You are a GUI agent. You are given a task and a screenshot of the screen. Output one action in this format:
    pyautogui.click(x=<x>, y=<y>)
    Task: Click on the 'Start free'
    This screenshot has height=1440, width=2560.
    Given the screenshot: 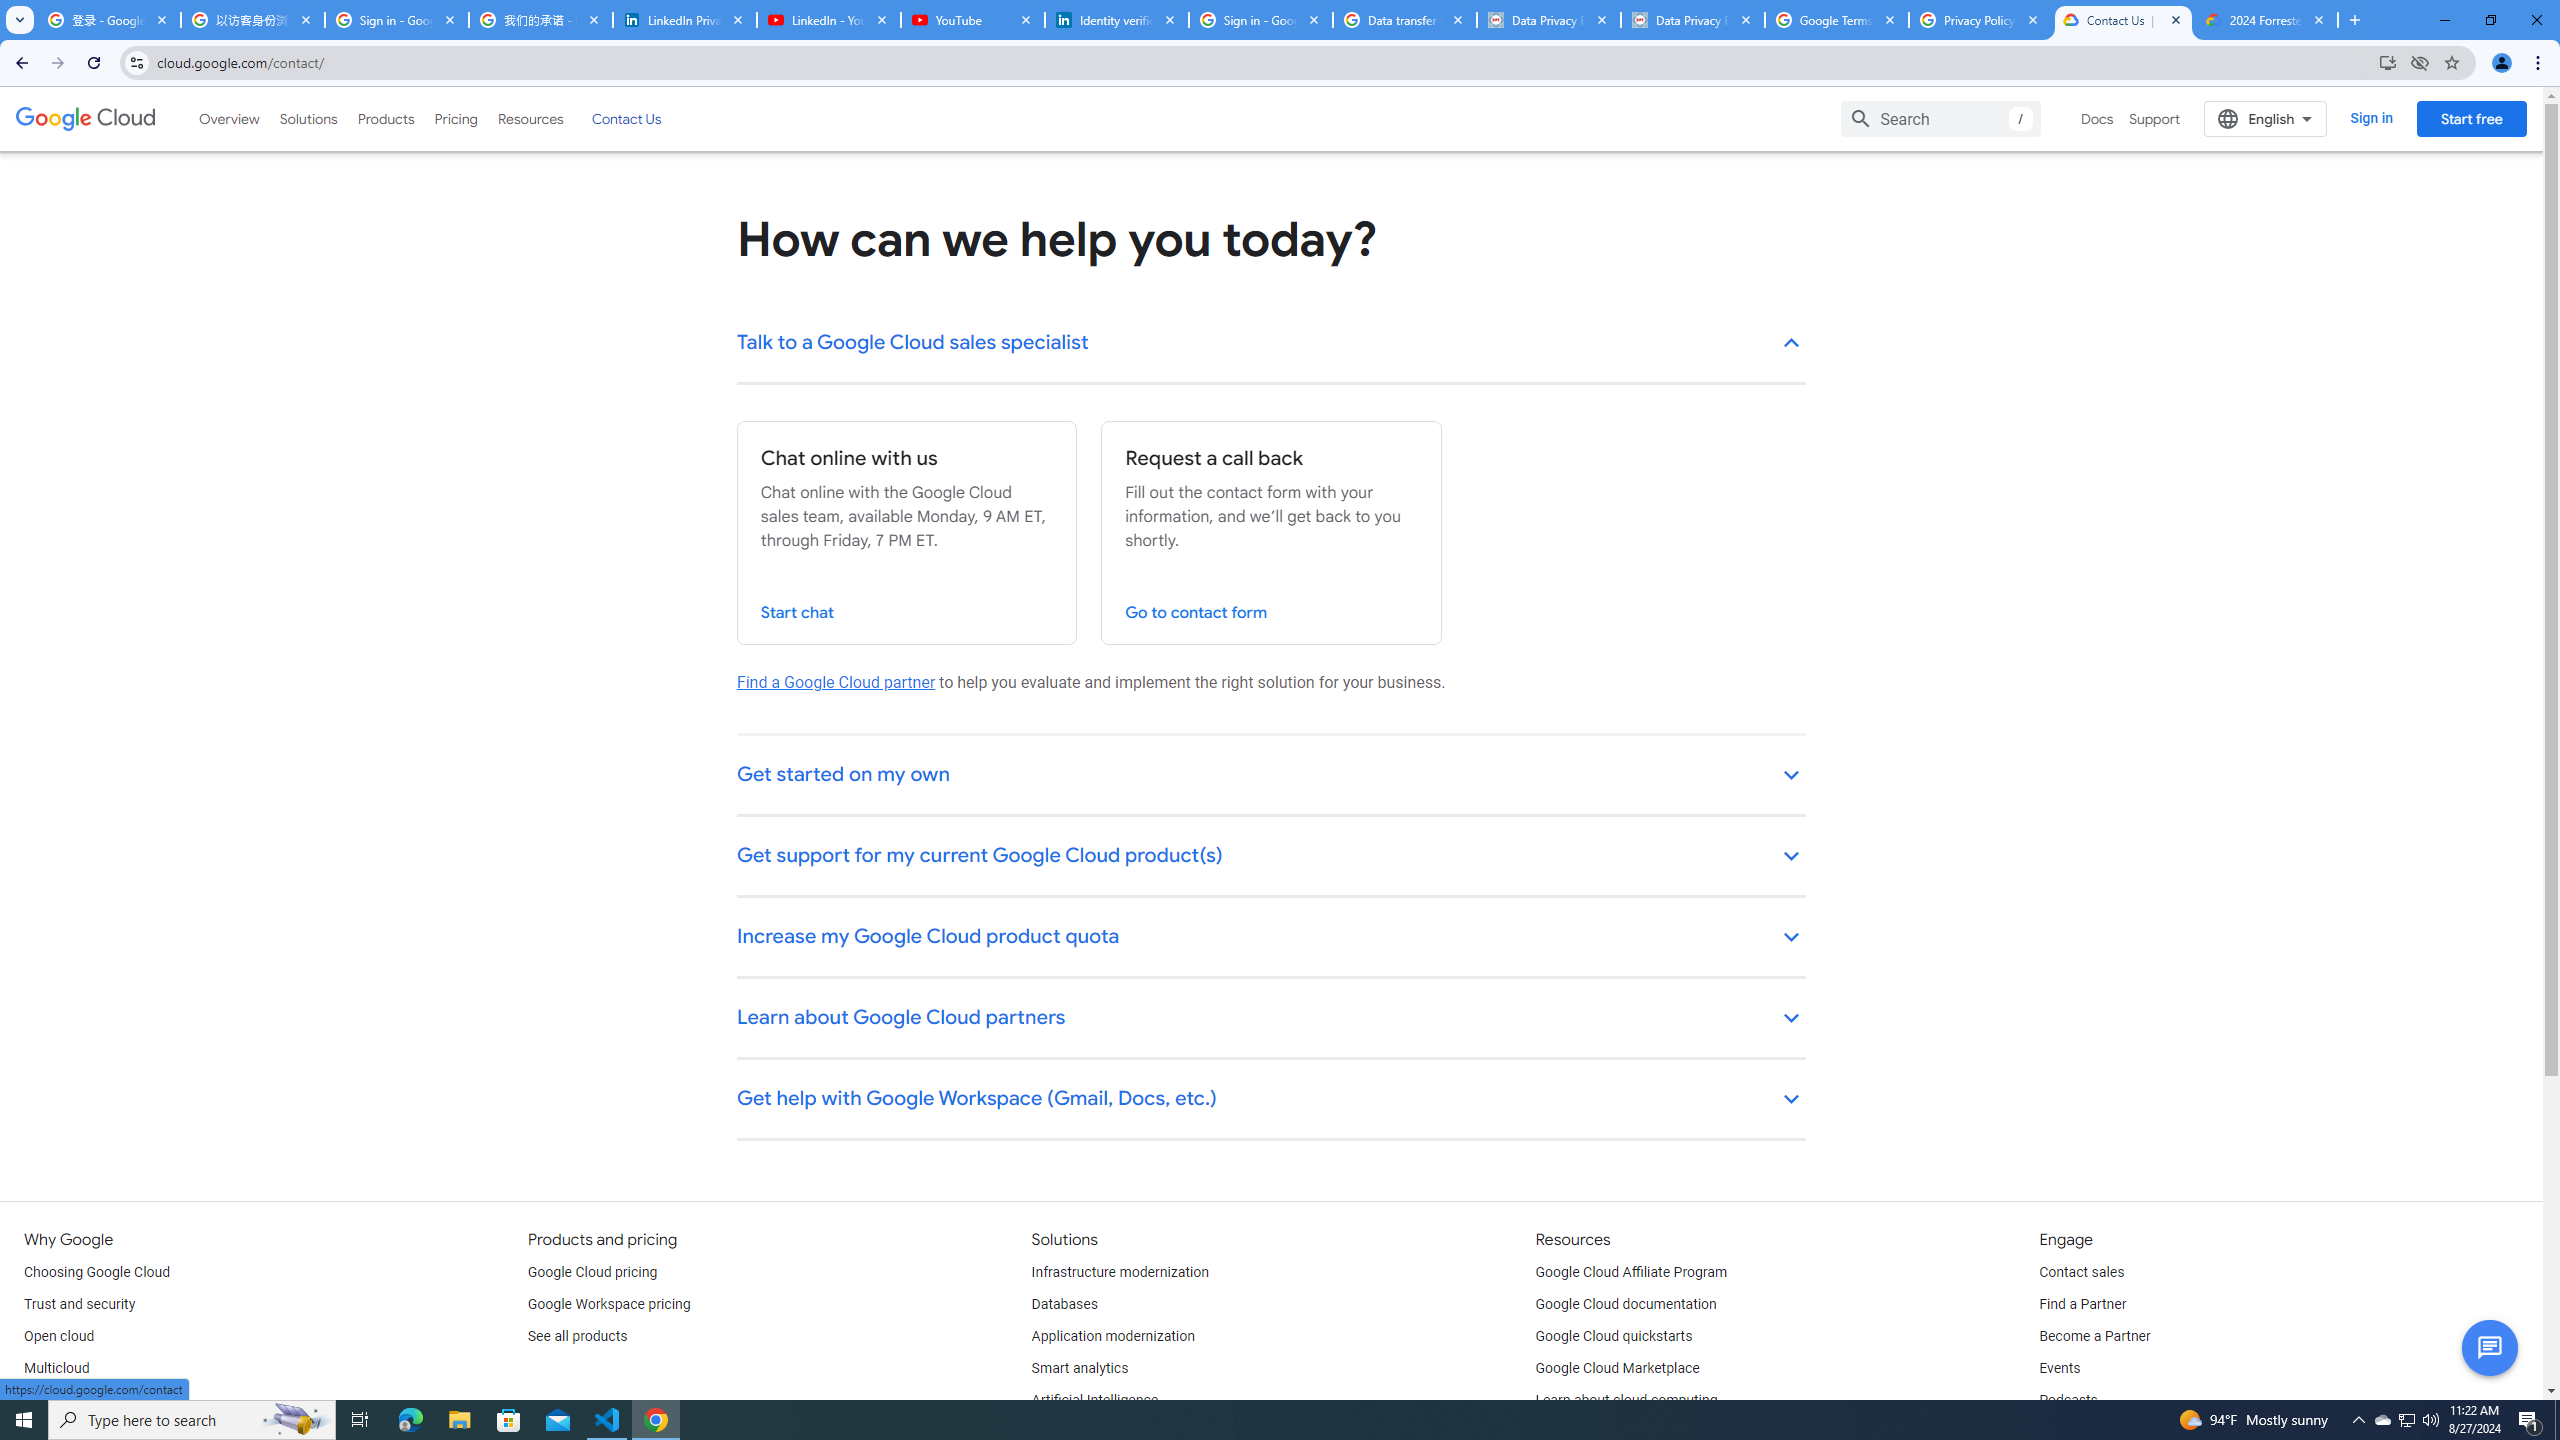 What is the action you would take?
    pyautogui.click(x=2470, y=118)
    